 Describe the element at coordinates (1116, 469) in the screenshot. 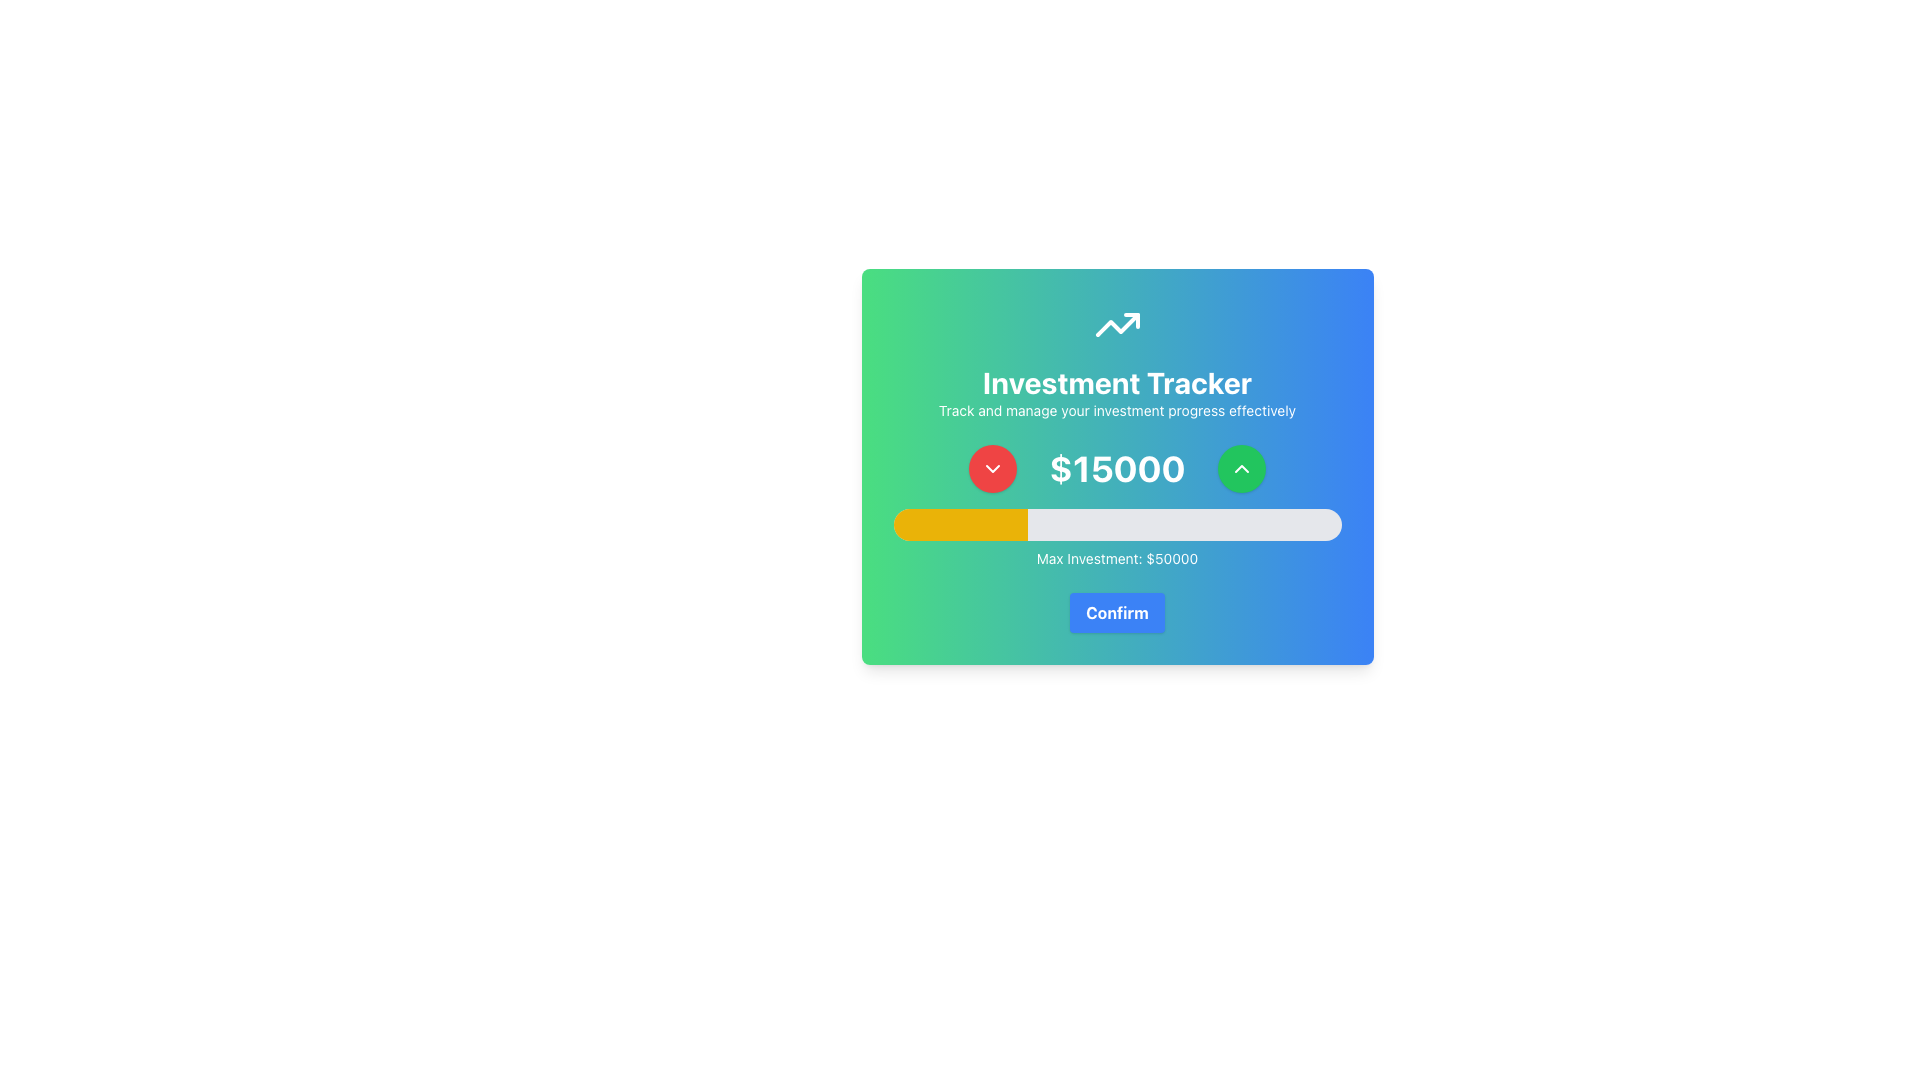

I see `text value displayed as '$15000' in large, bold font, centrally located below the 'Investment Tracker' header` at that location.